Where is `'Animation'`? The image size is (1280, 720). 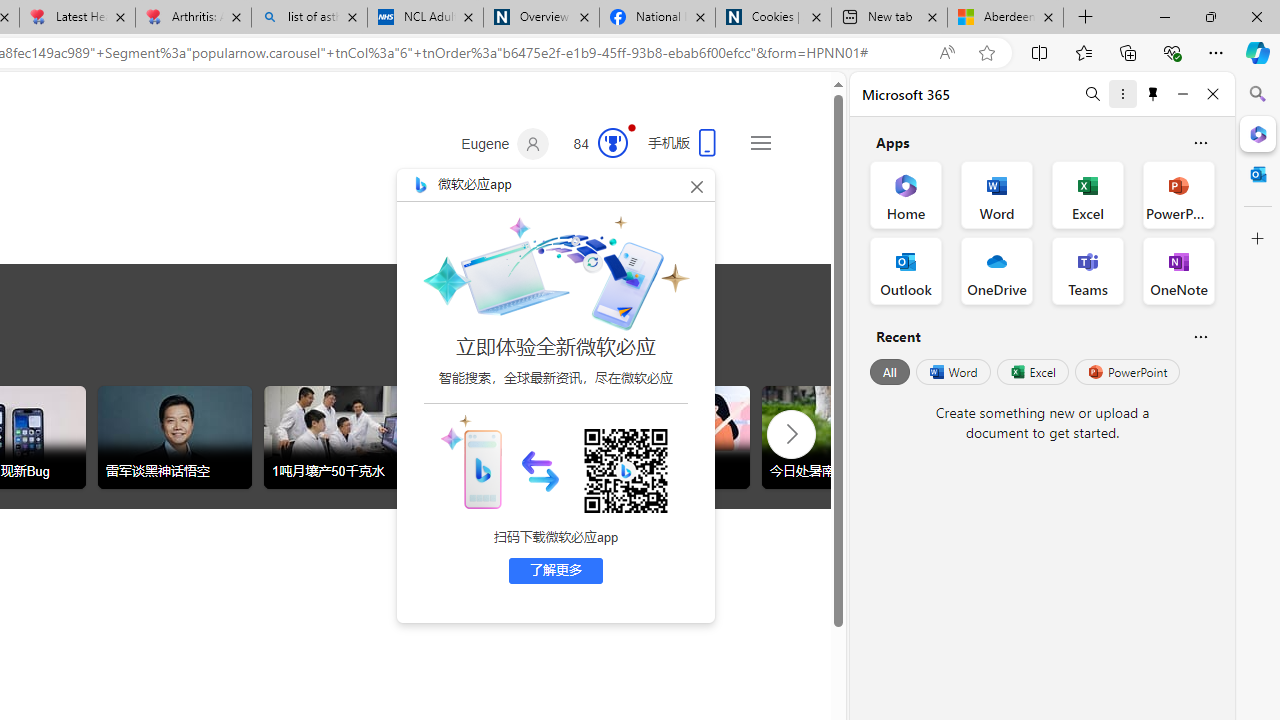 'Animation' is located at coordinates (631, 127).